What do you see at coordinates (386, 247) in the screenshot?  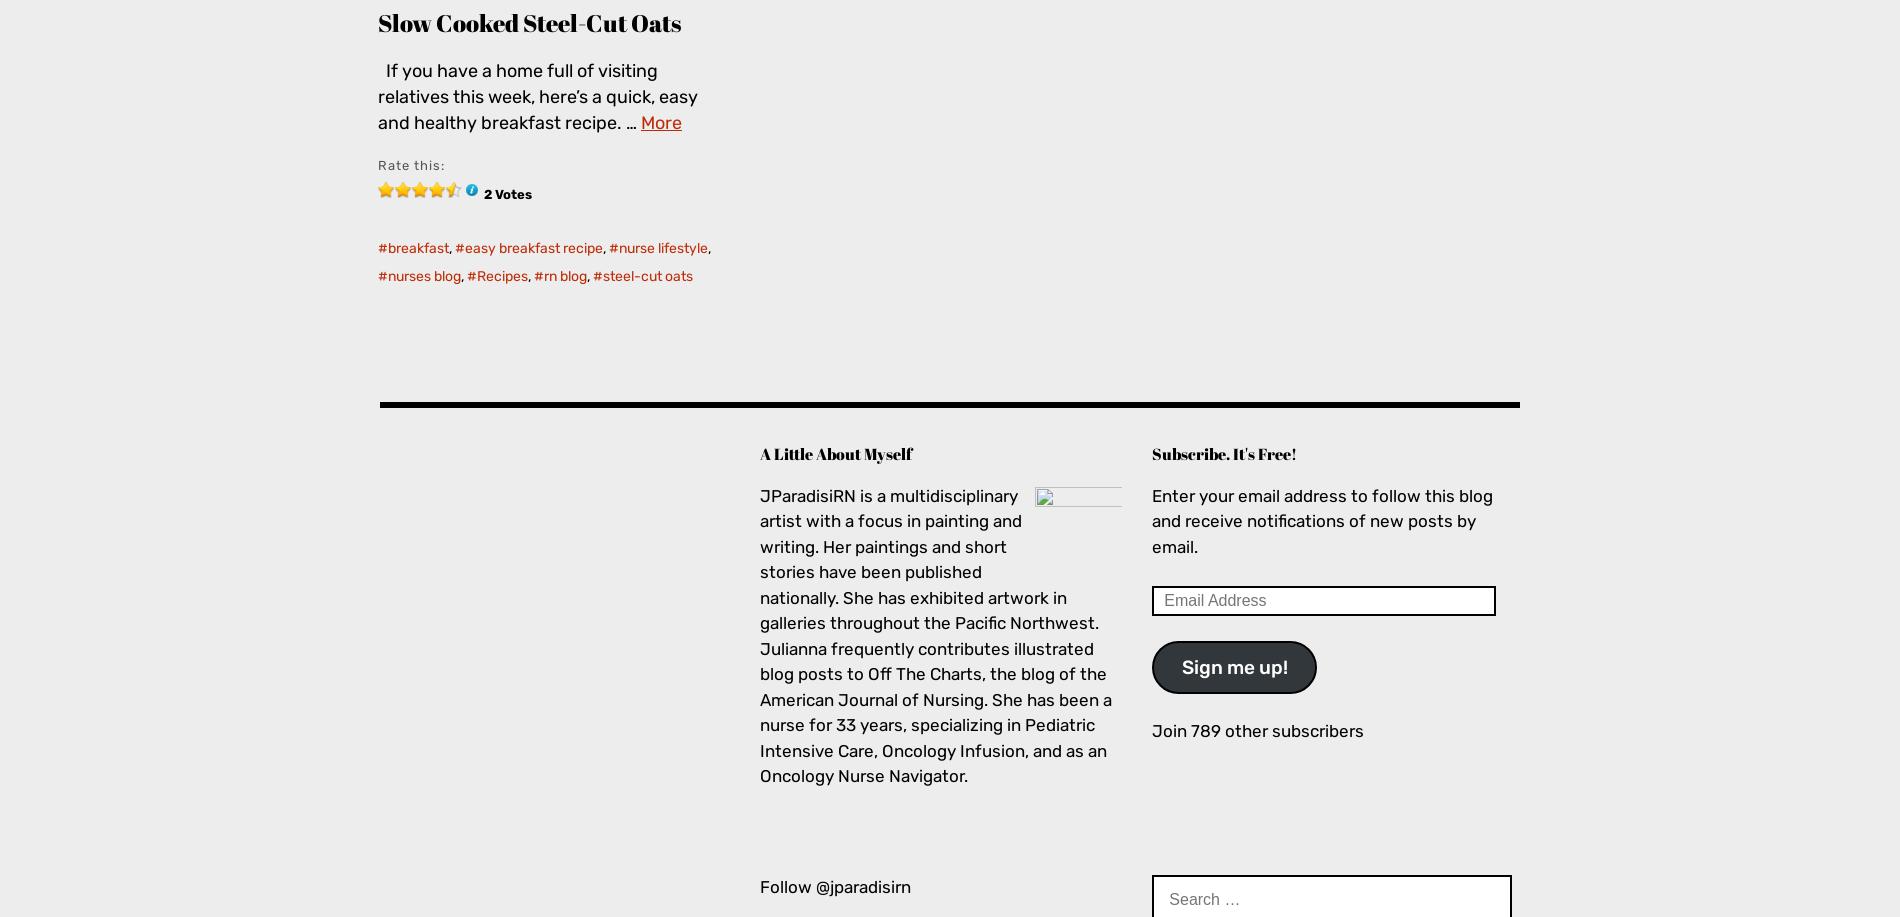 I see `'breakfast'` at bounding box center [386, 247].